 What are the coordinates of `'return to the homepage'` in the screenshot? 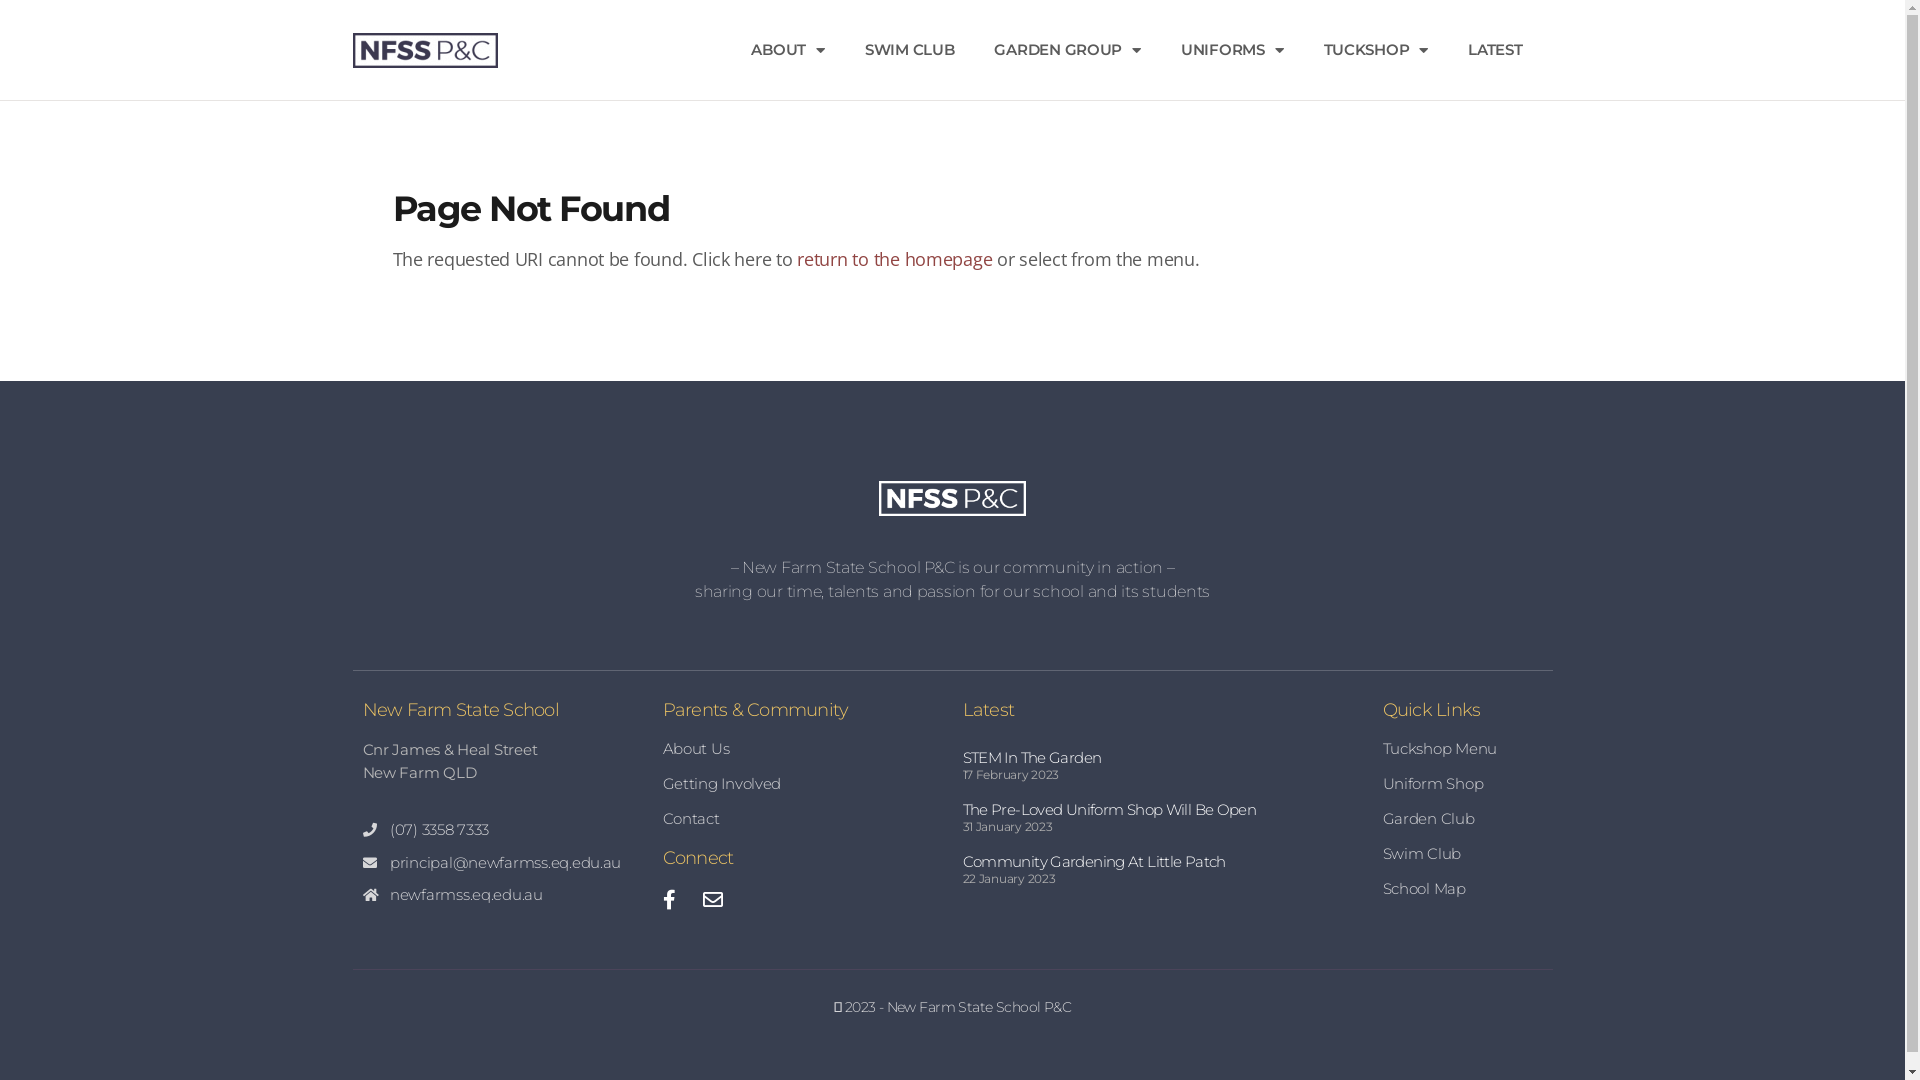 It's located at (893, 257).